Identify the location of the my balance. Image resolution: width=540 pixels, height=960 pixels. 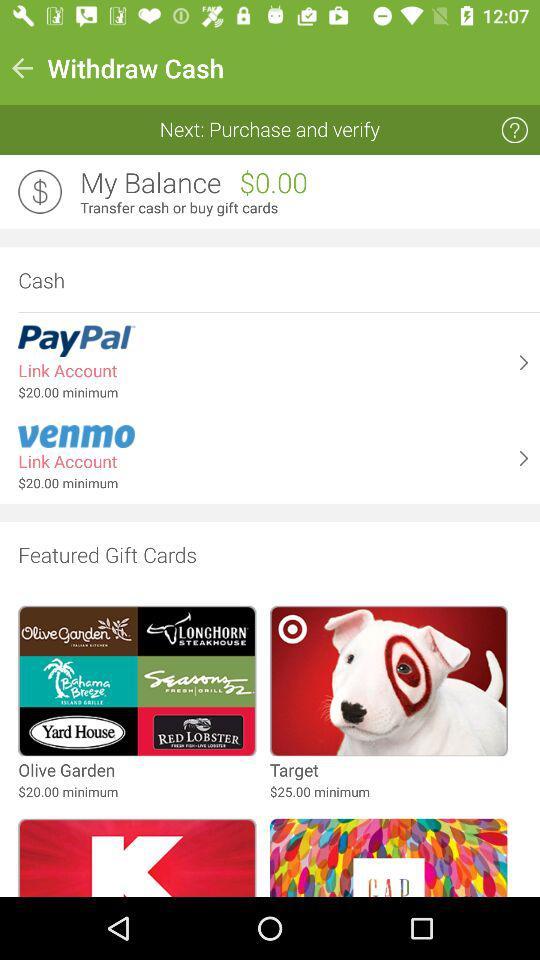
(149, 183).